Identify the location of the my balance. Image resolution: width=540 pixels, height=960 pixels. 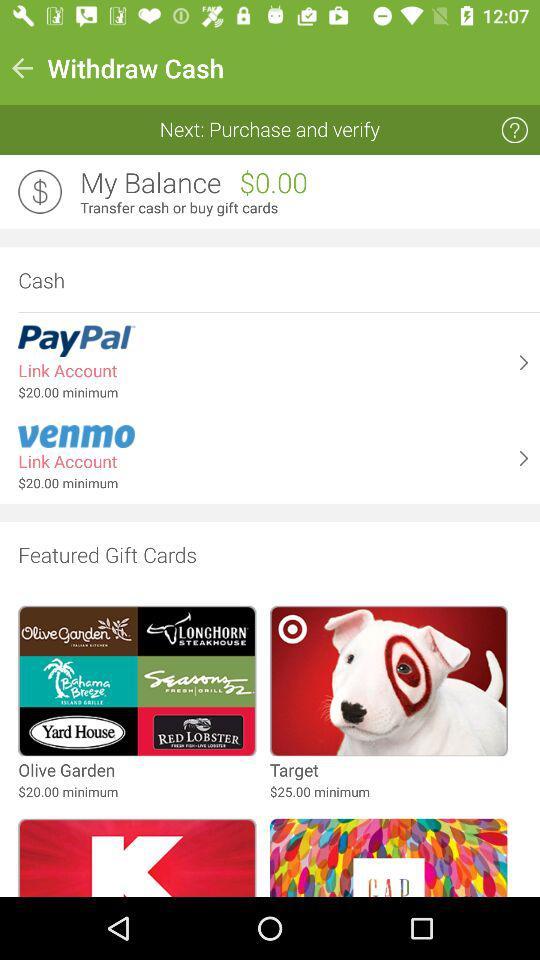
(149, 183).